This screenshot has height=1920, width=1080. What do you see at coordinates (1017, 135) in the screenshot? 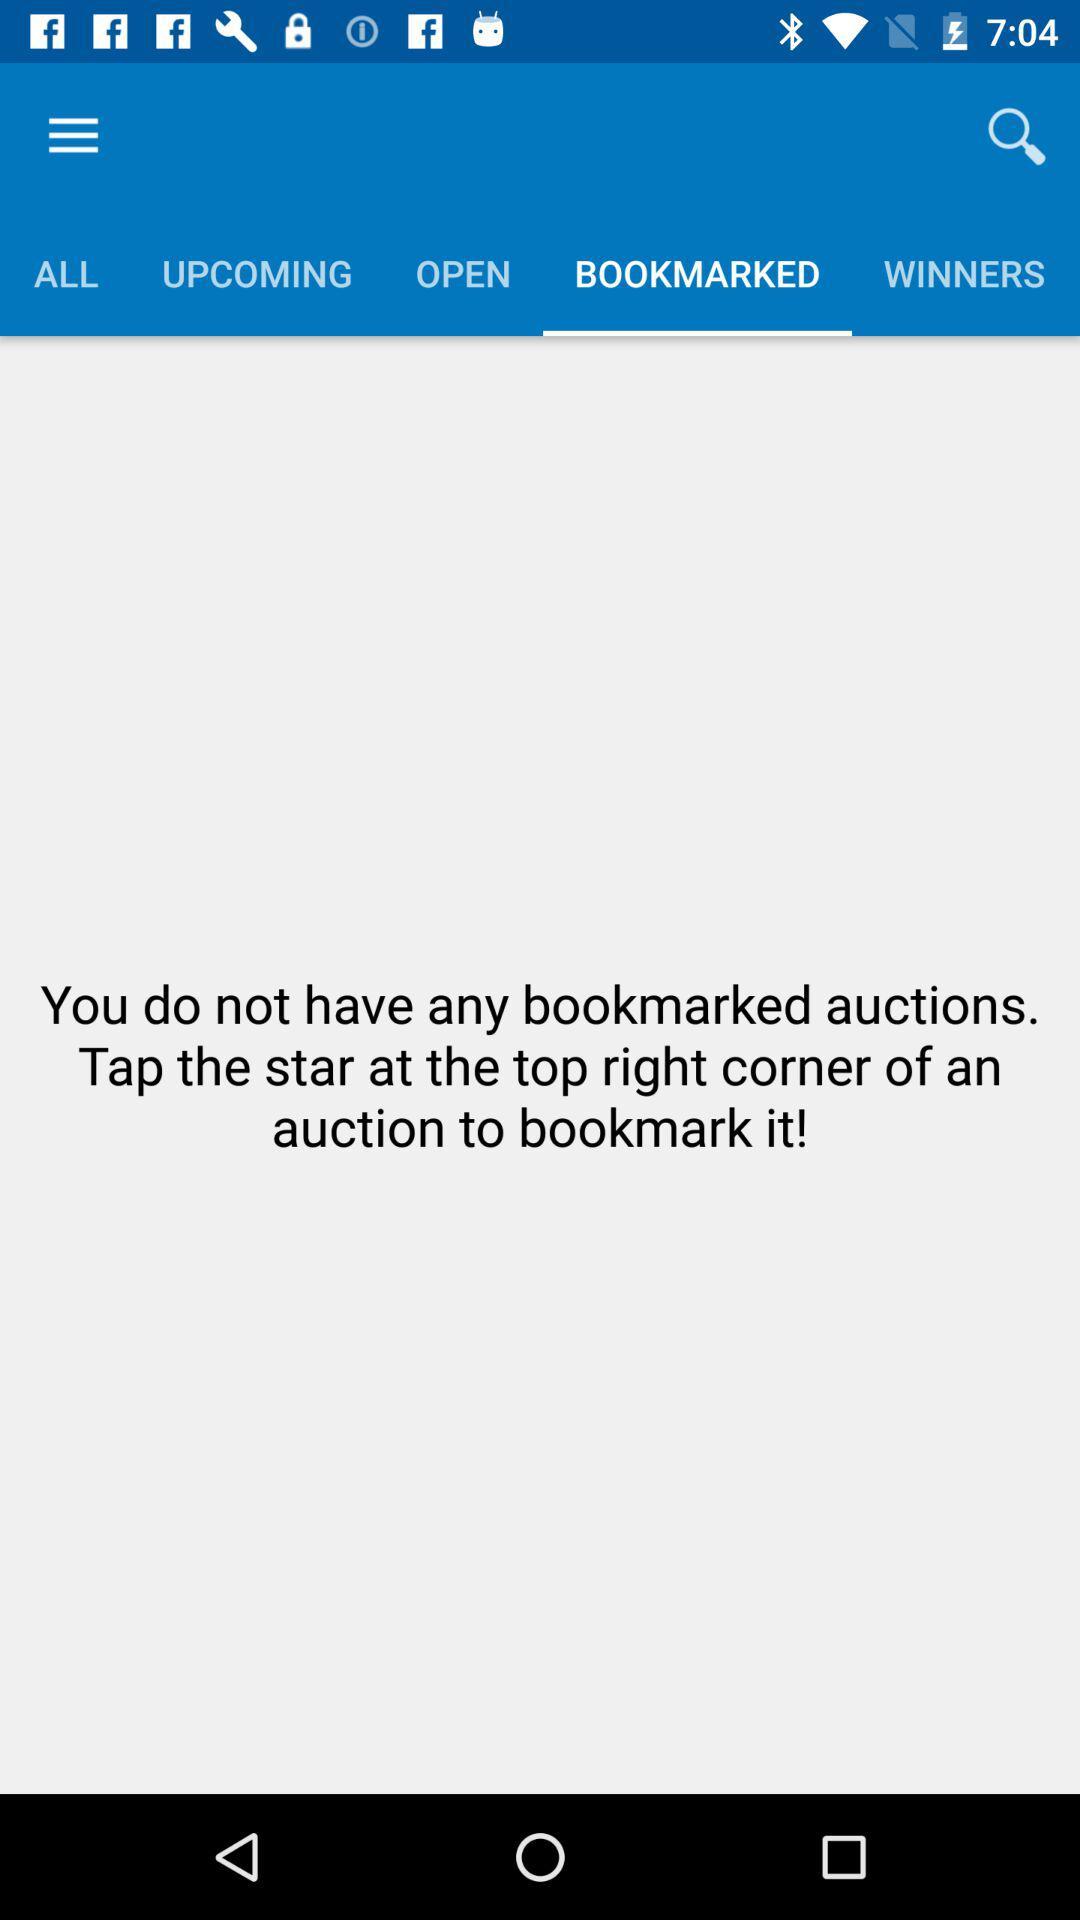
I see `item above the winners item` at bounding box center [1017, 135].